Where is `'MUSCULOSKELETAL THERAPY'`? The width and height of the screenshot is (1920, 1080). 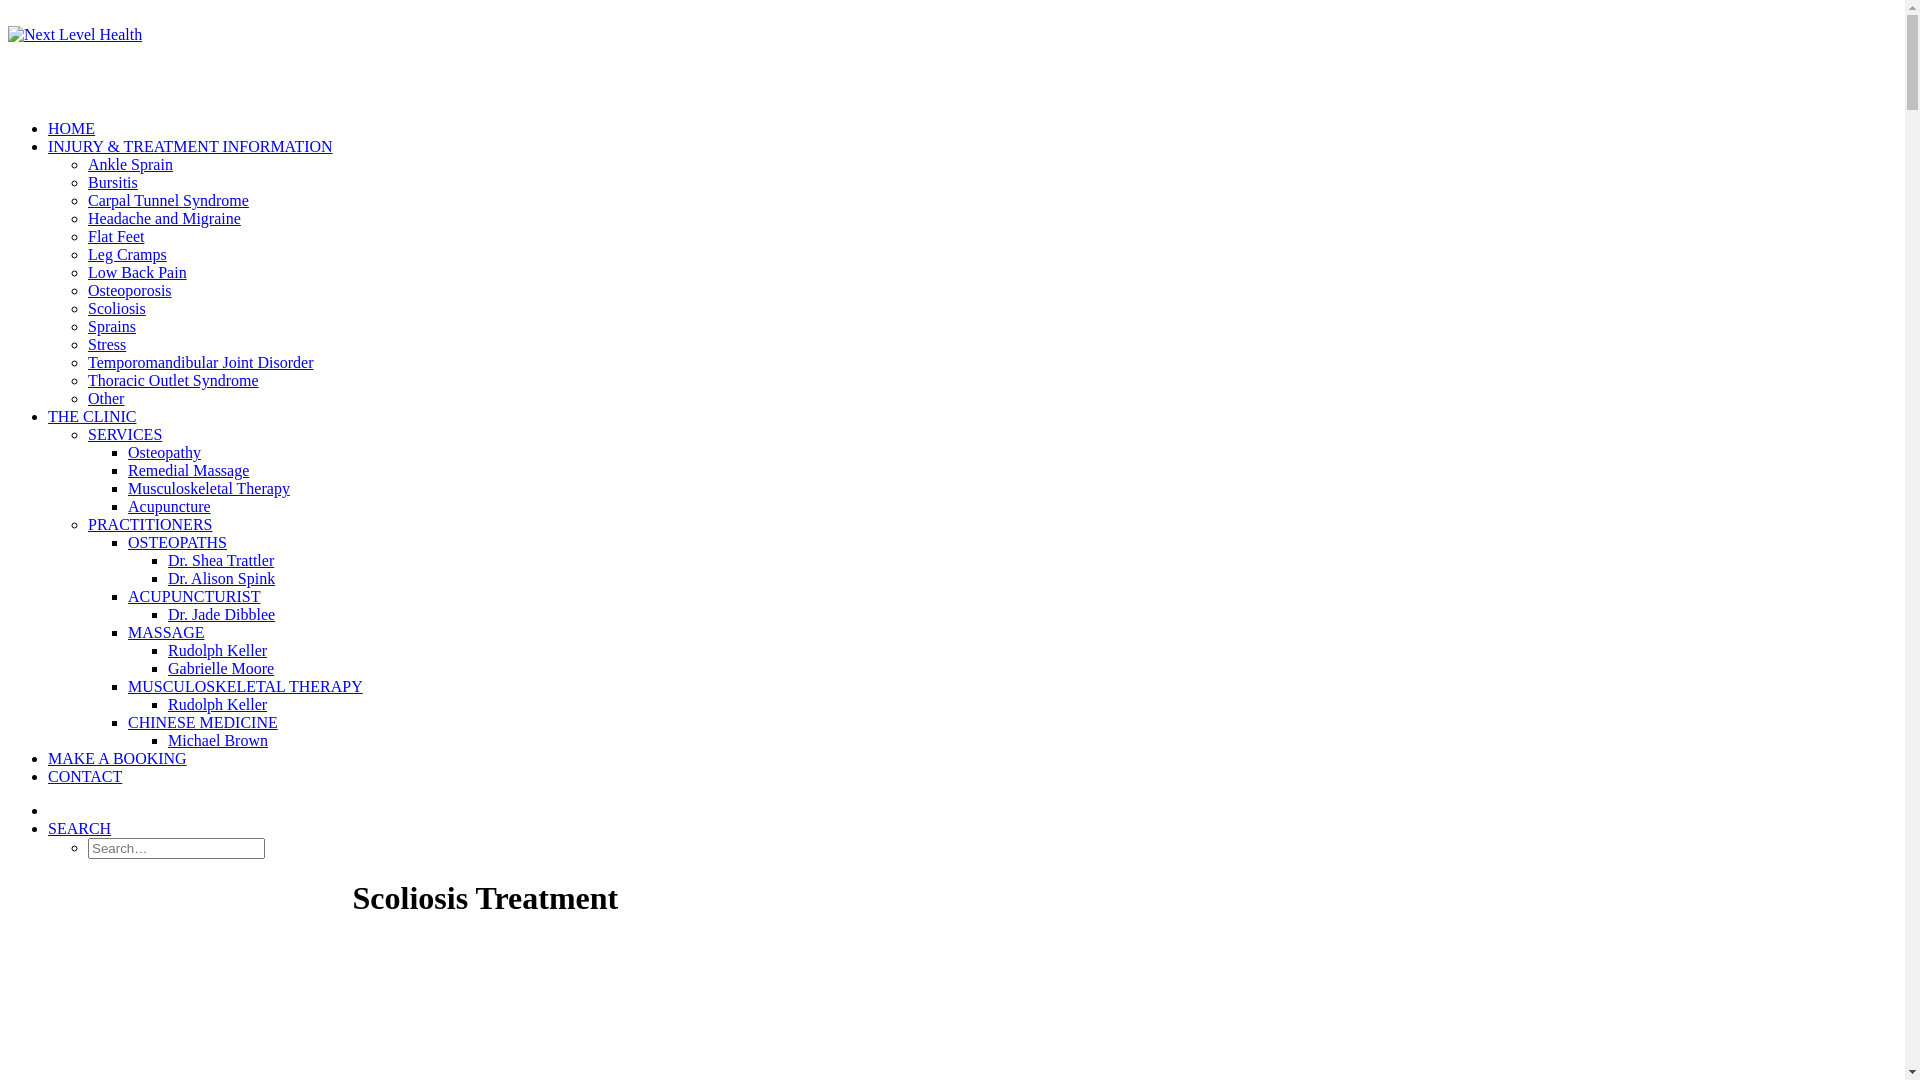
'MUSCULOSKELETAL THERAPY' is located at coordinates (244, 685).